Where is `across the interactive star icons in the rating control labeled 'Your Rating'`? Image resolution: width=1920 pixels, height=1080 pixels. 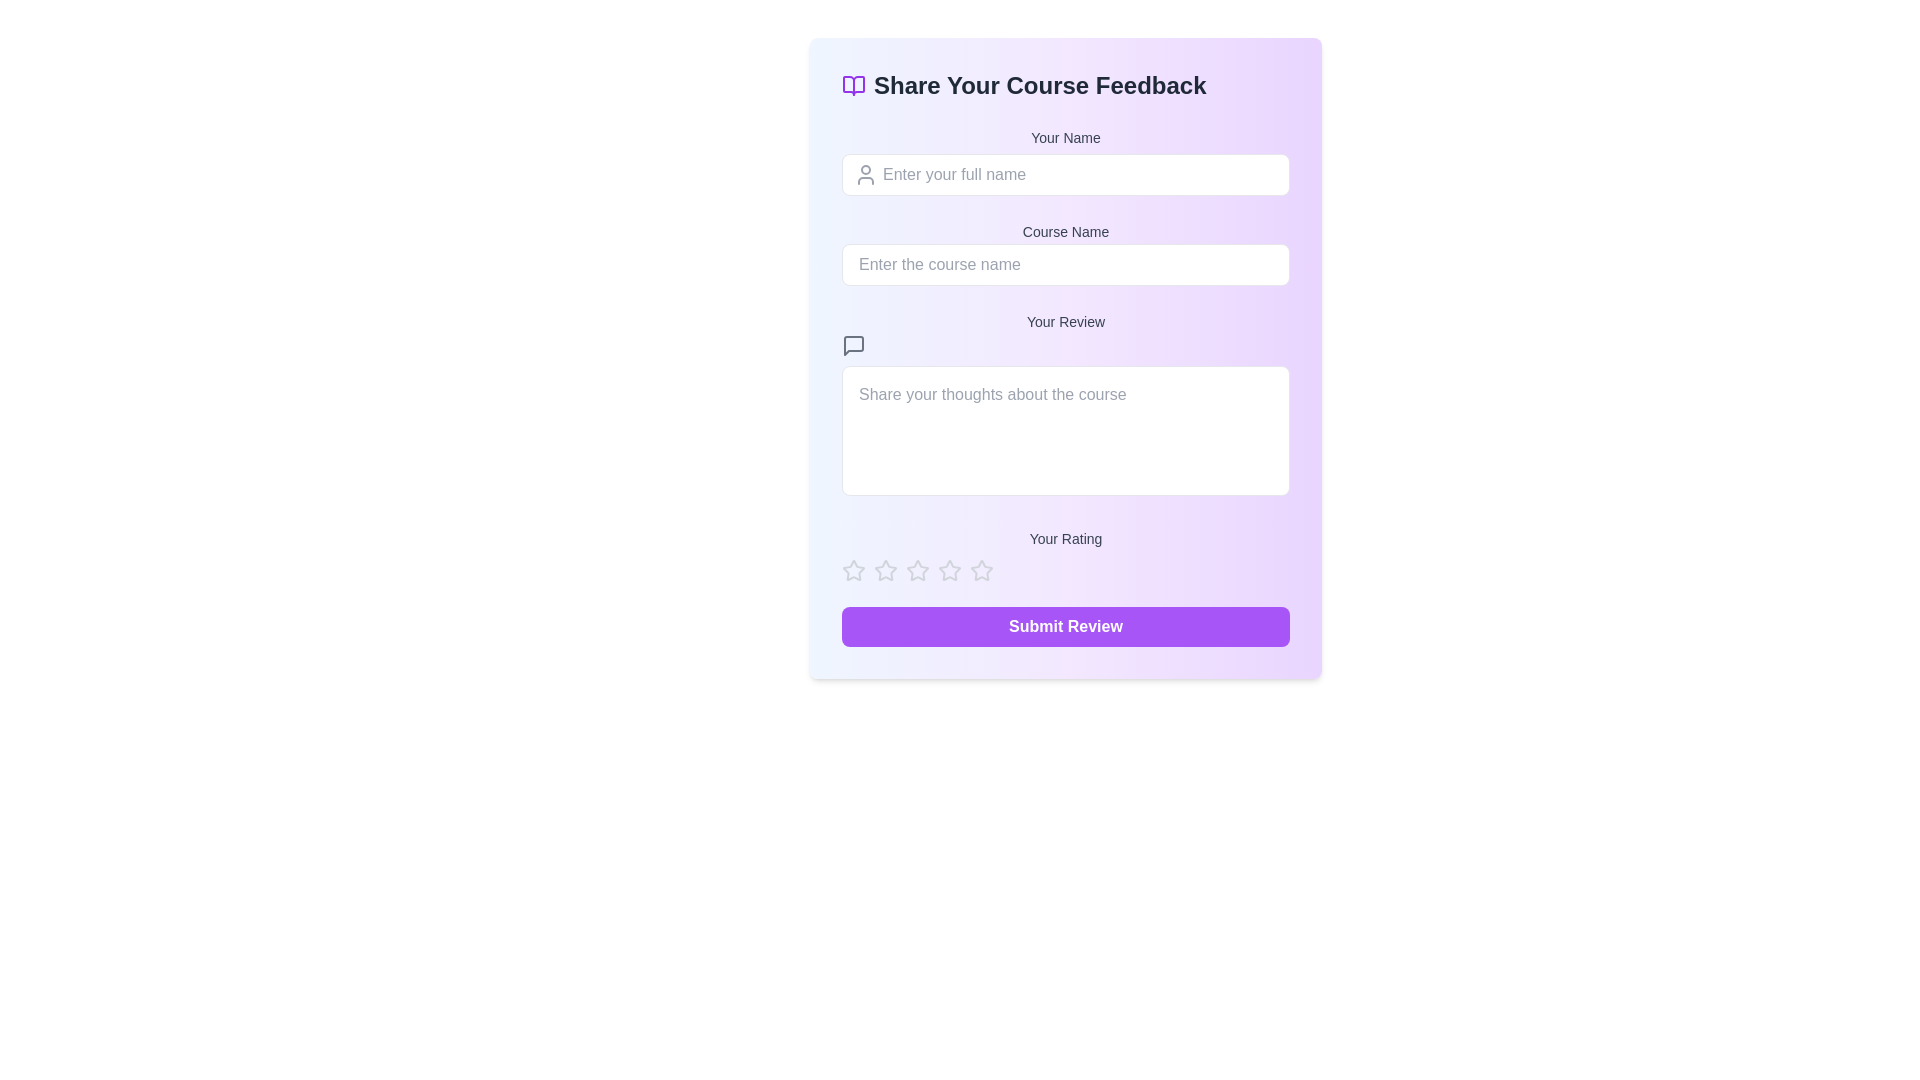
across the interactive star icons in the rating control labeled 'Your Rating' is located at coordinates (1064, 555).